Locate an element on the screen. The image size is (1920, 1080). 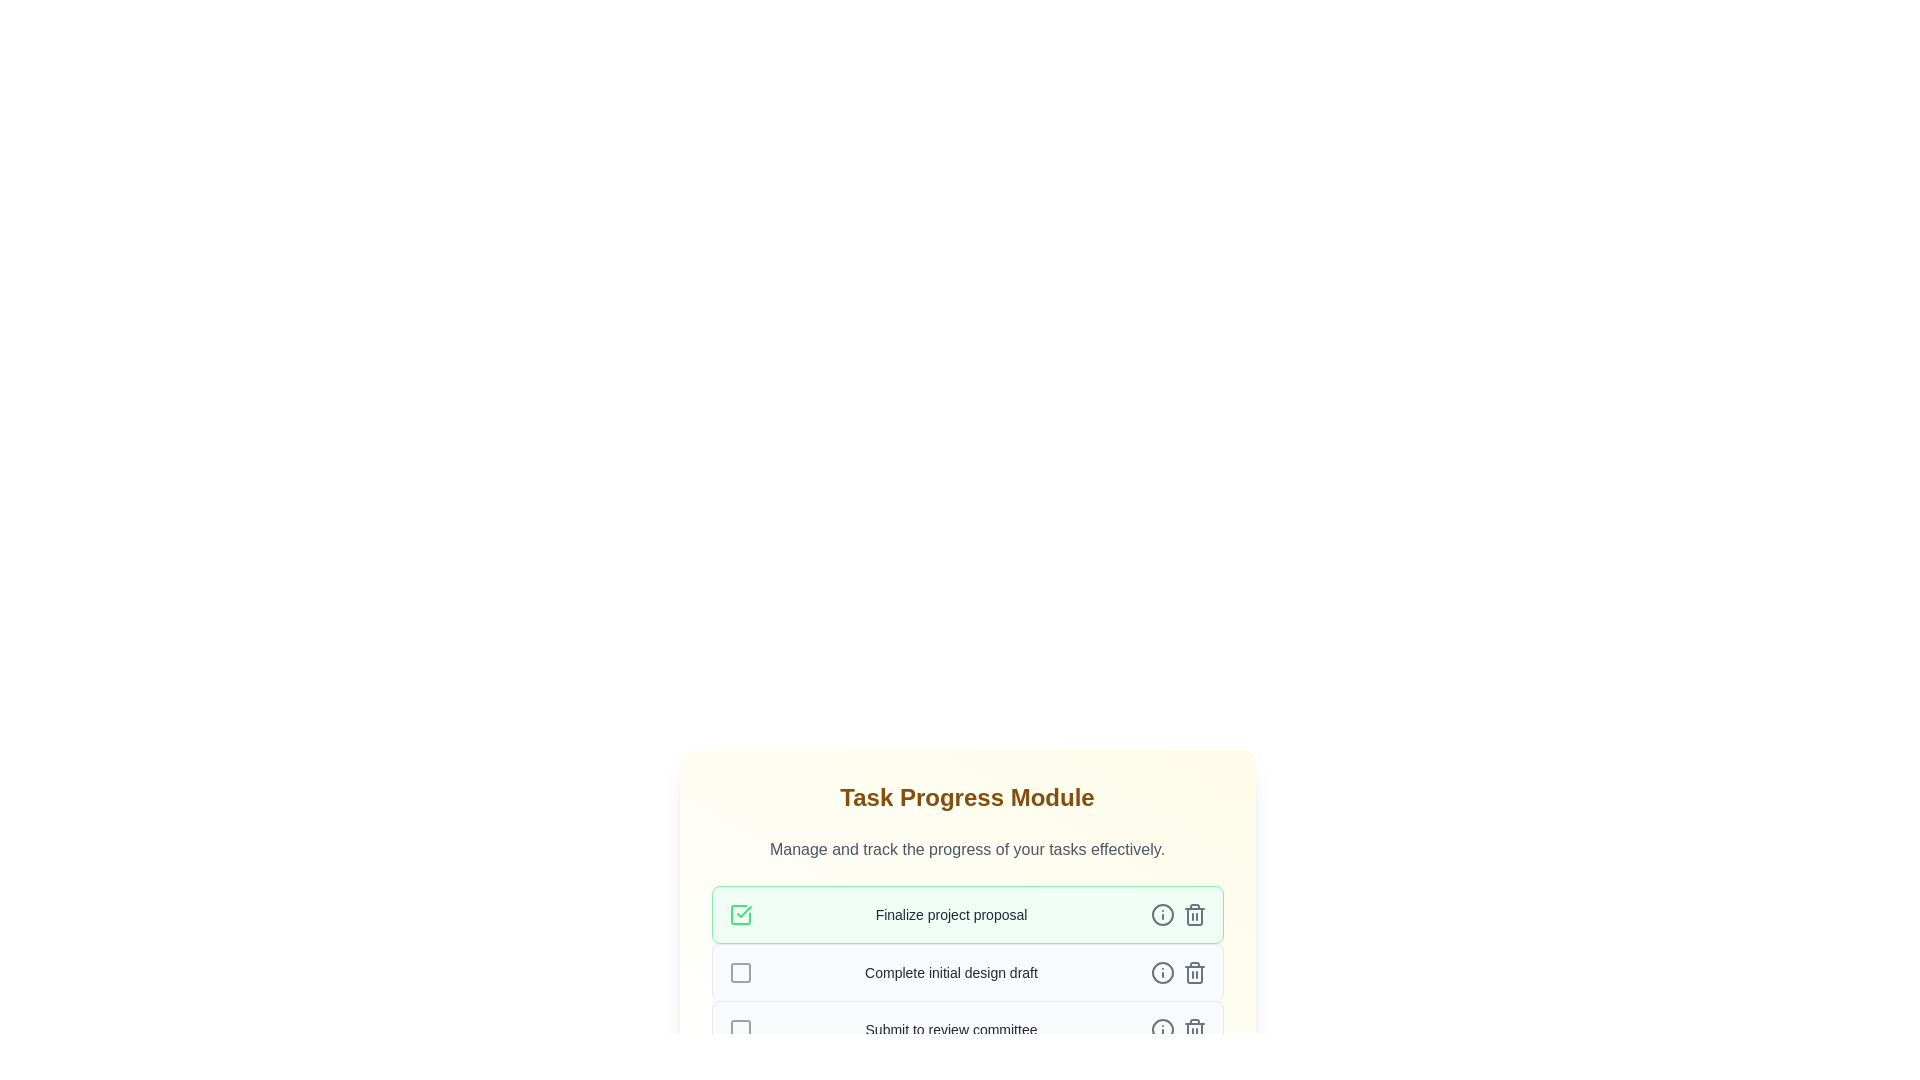
the delete icon button located in the action section of the last task row in the task management list is located at coordinates (1194, 1029).